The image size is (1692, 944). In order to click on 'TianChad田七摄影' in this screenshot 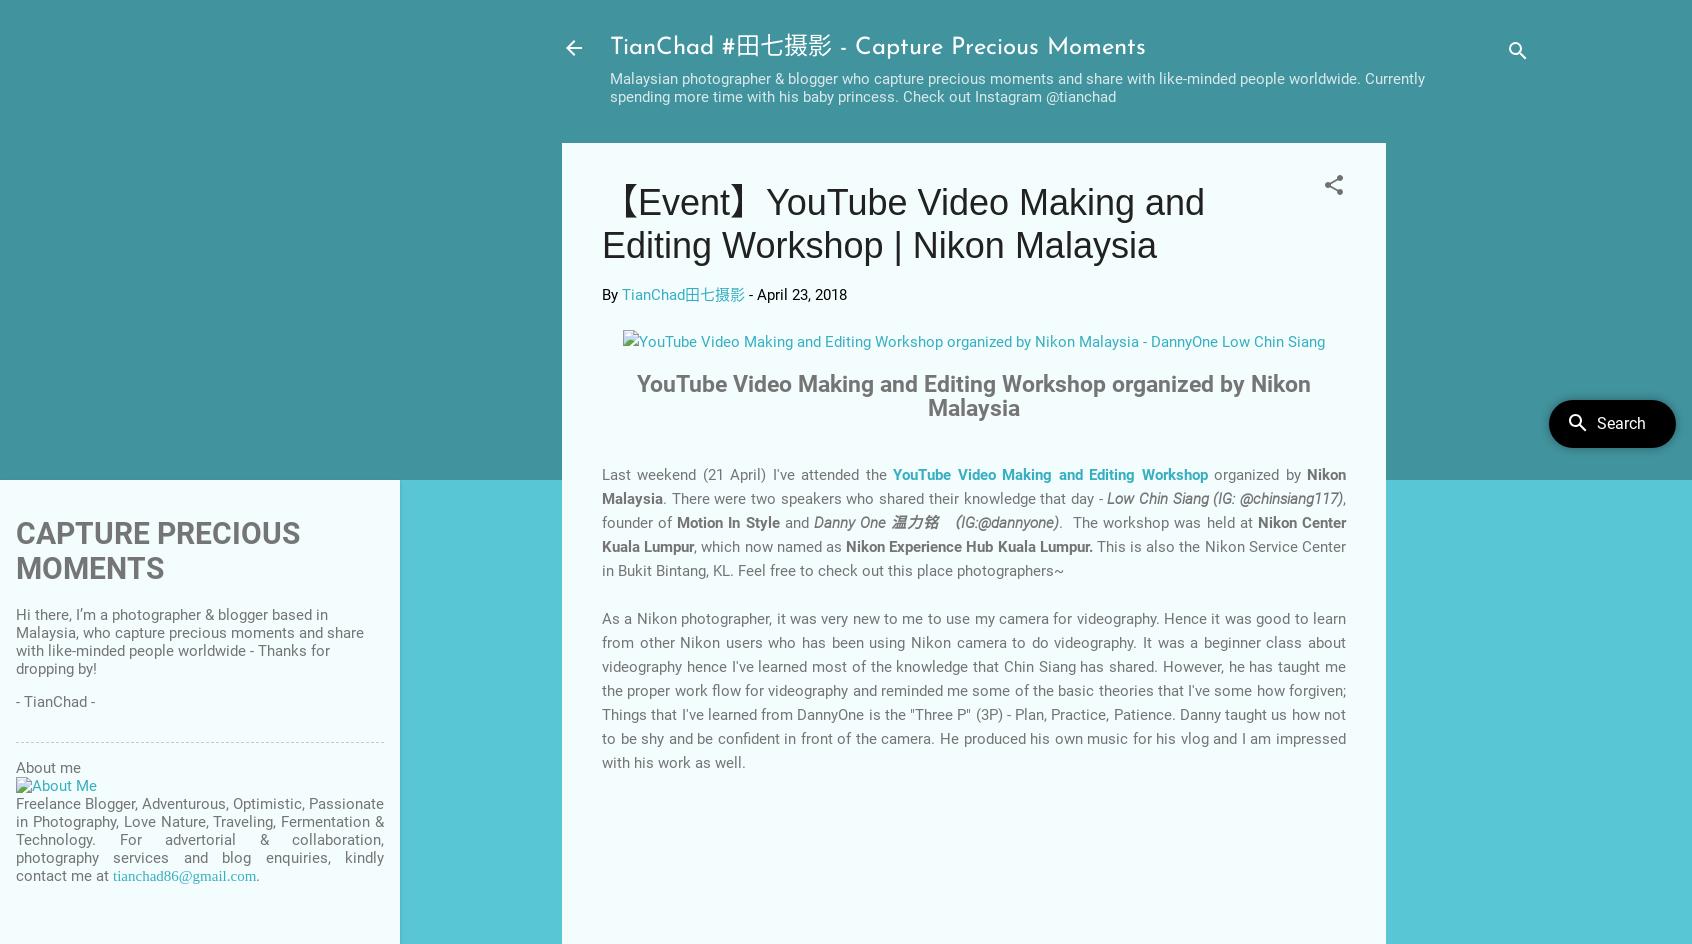, I will do `click(620, 295)`.